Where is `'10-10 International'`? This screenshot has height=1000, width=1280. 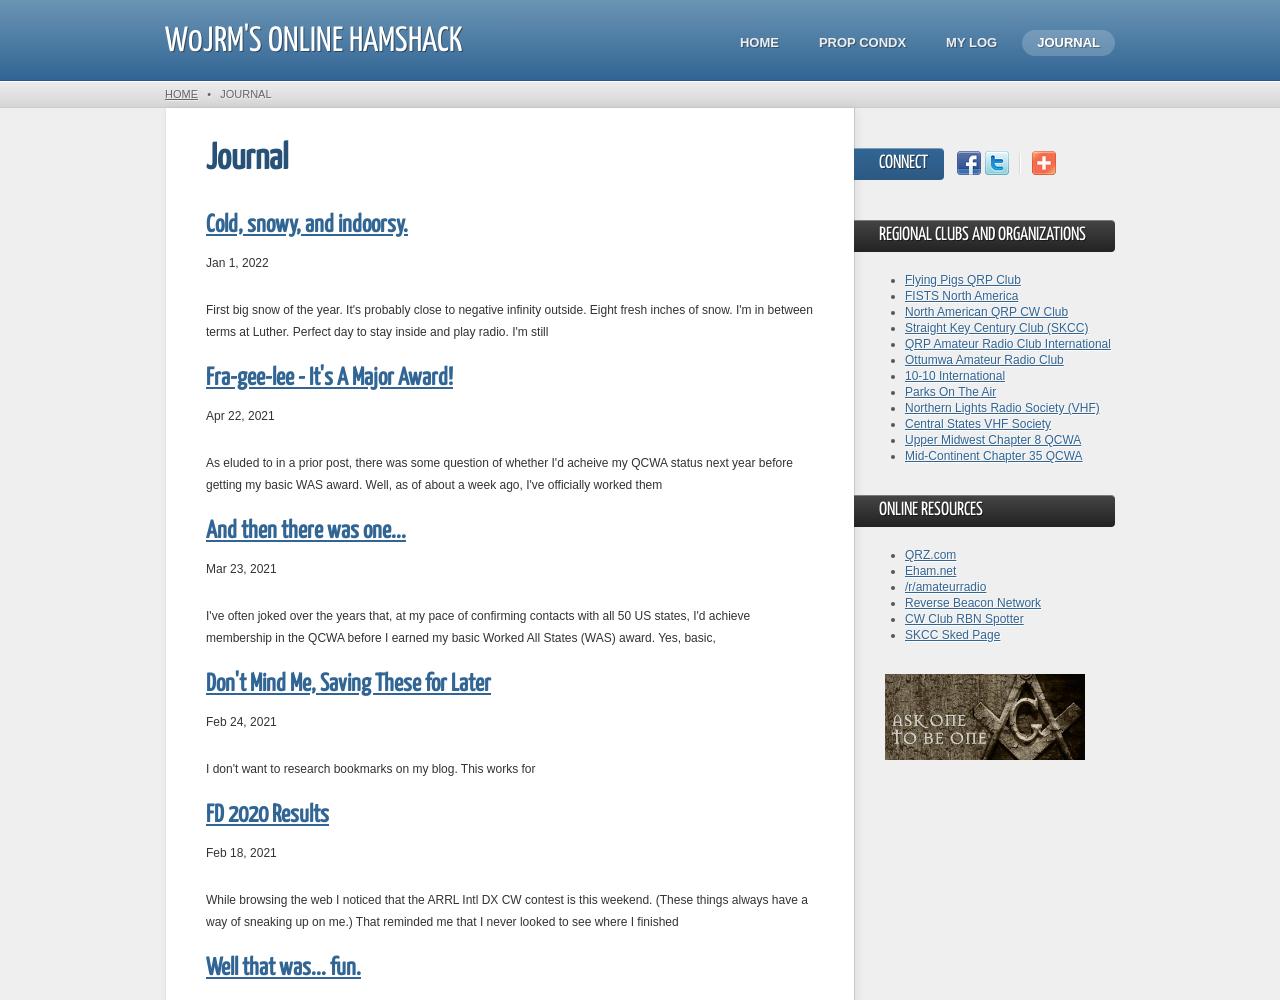 '10-10 International' is located at coordinates (954, 376).